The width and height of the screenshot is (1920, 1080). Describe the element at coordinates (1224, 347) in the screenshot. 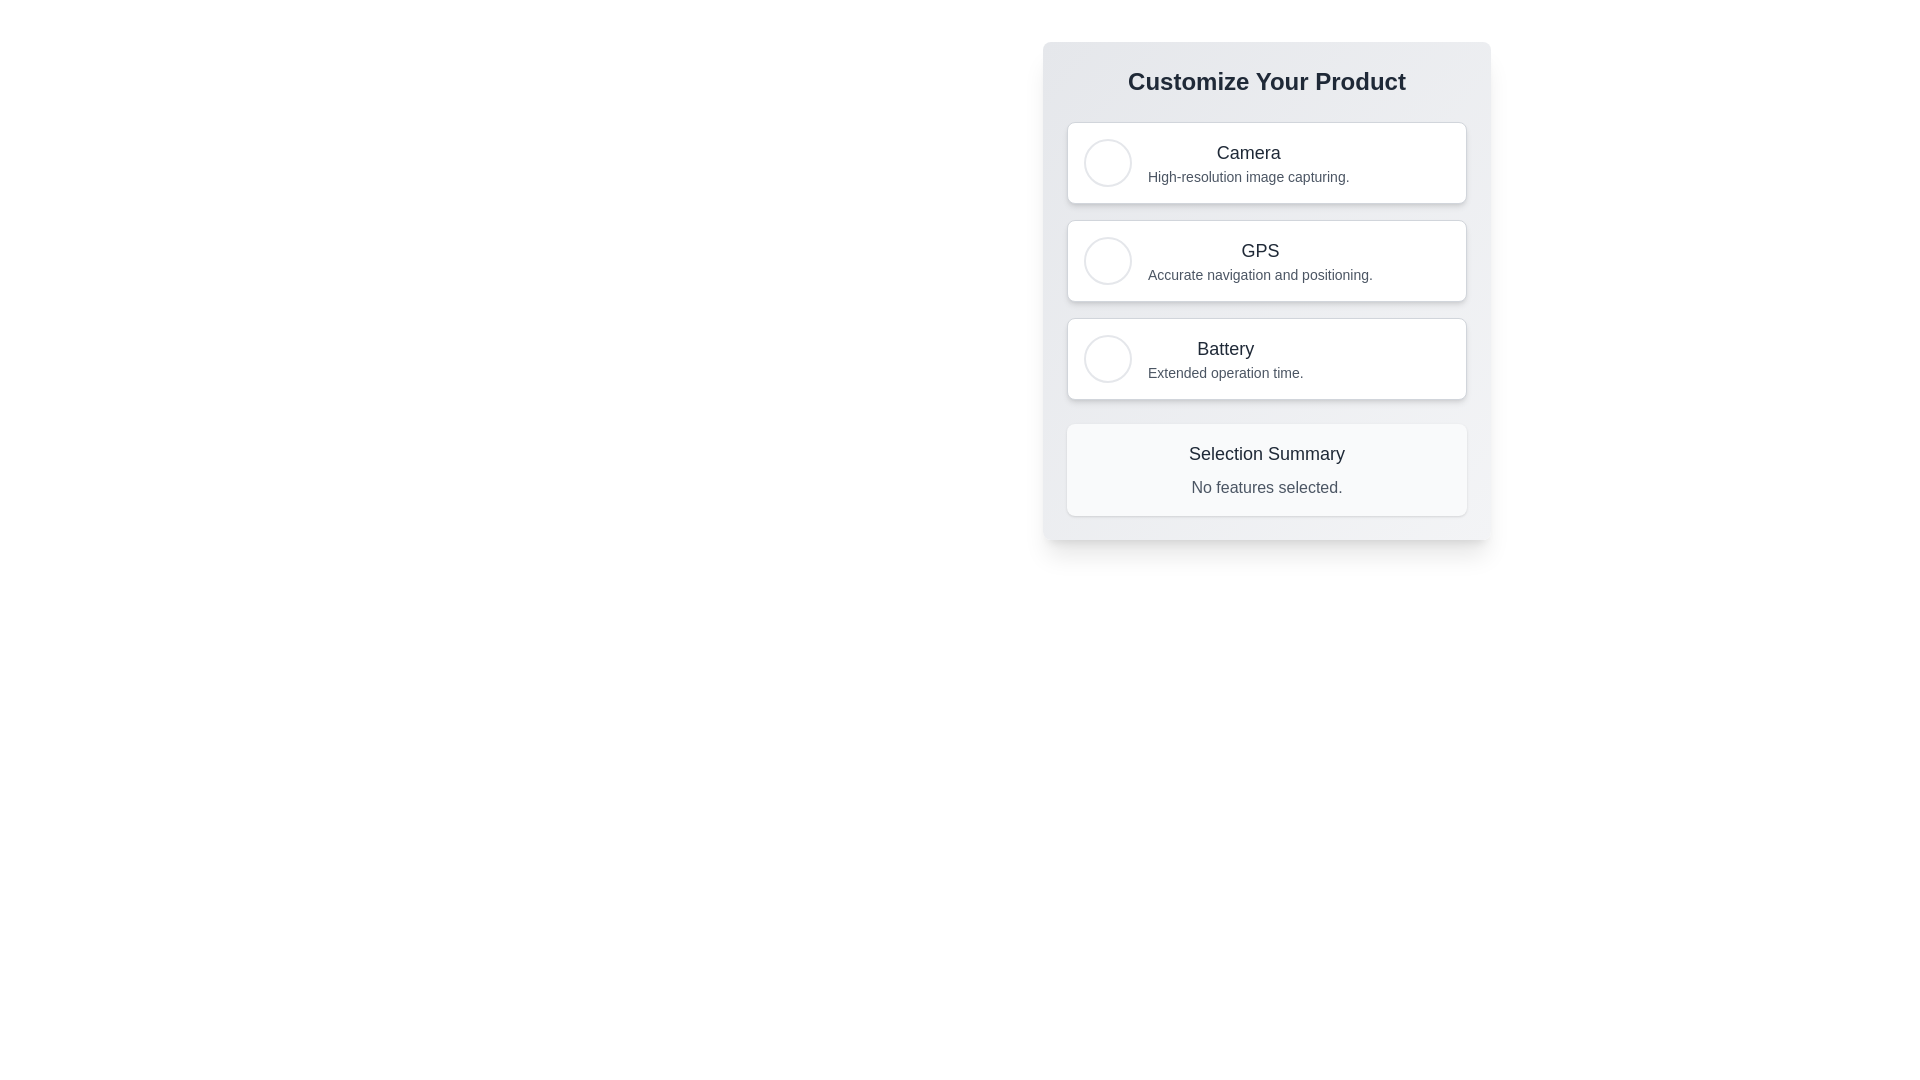

I see `the static text label indicating 'Battery', located in the middle-left section of the third option card in the vertical list of selectable options` at that location.